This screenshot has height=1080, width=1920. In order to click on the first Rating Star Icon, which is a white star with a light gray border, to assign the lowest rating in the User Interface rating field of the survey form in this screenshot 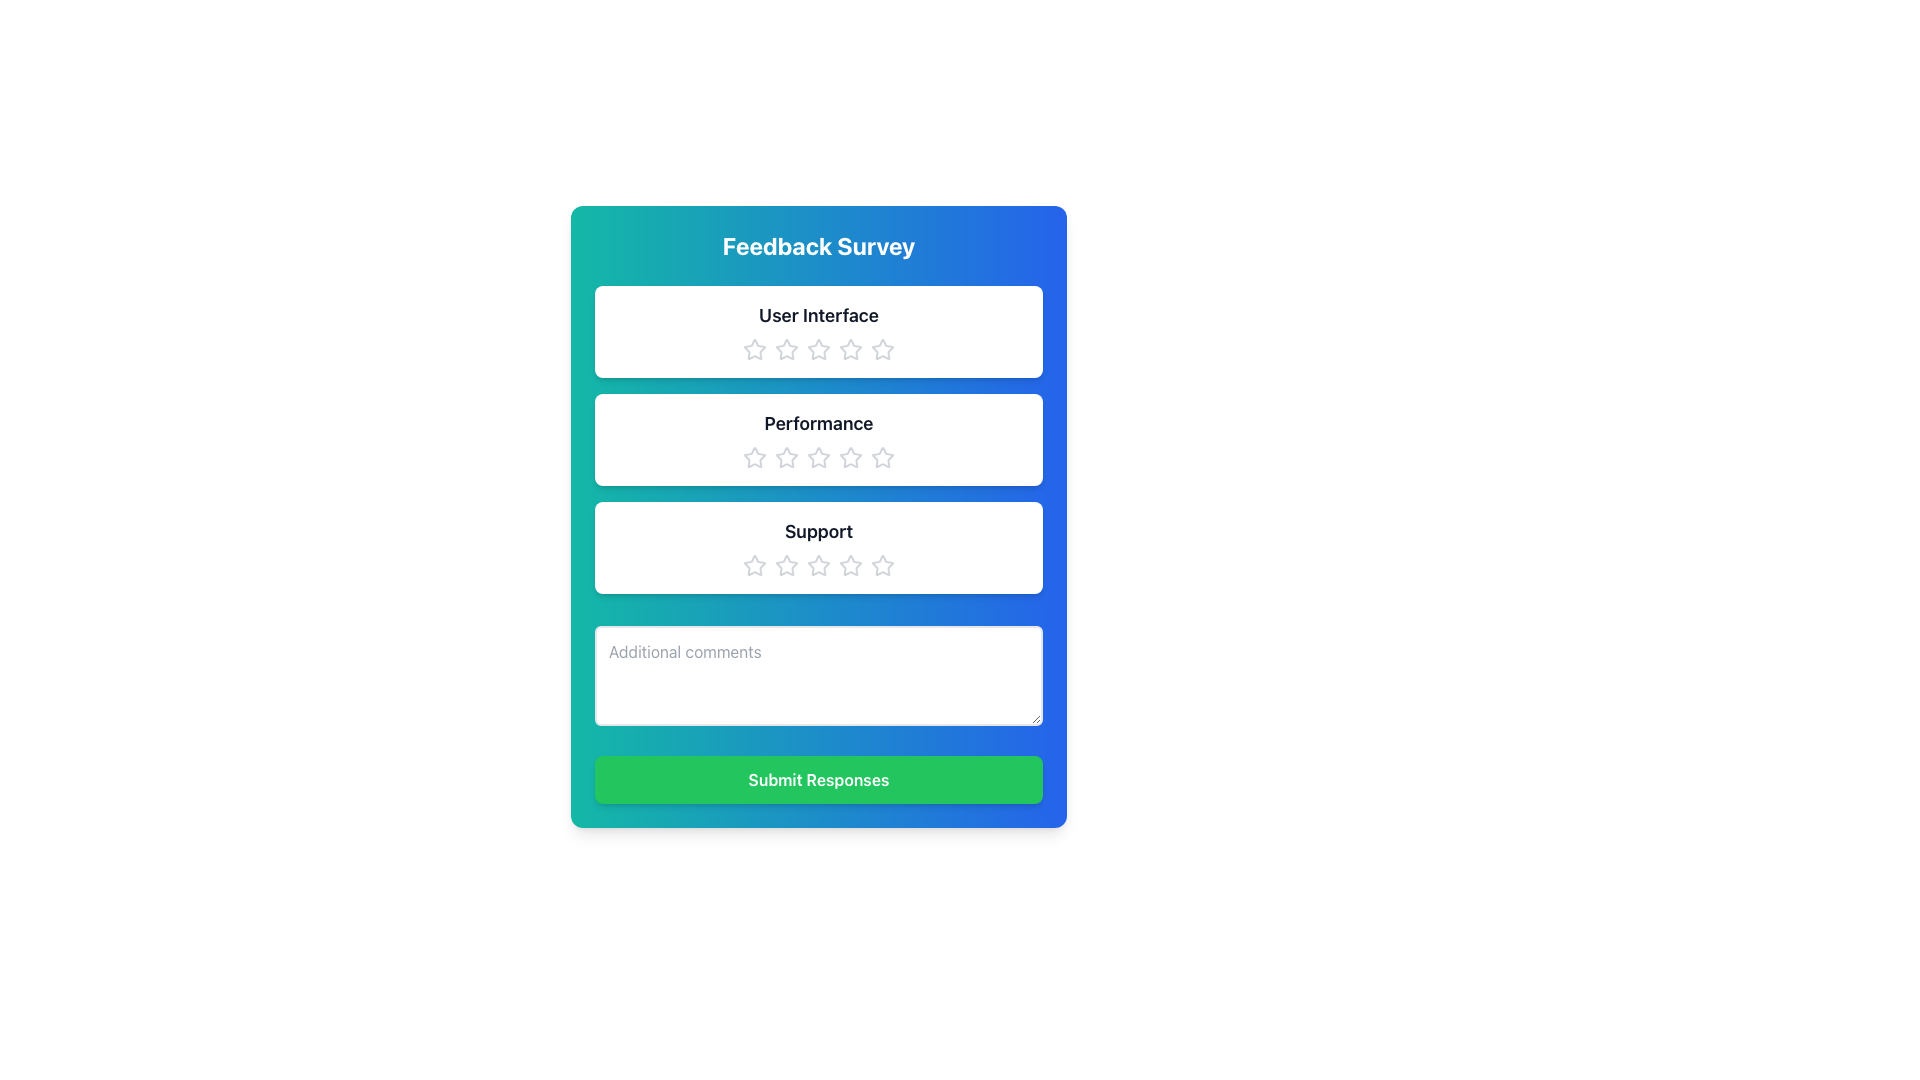, I will do `click(753, 348)`.